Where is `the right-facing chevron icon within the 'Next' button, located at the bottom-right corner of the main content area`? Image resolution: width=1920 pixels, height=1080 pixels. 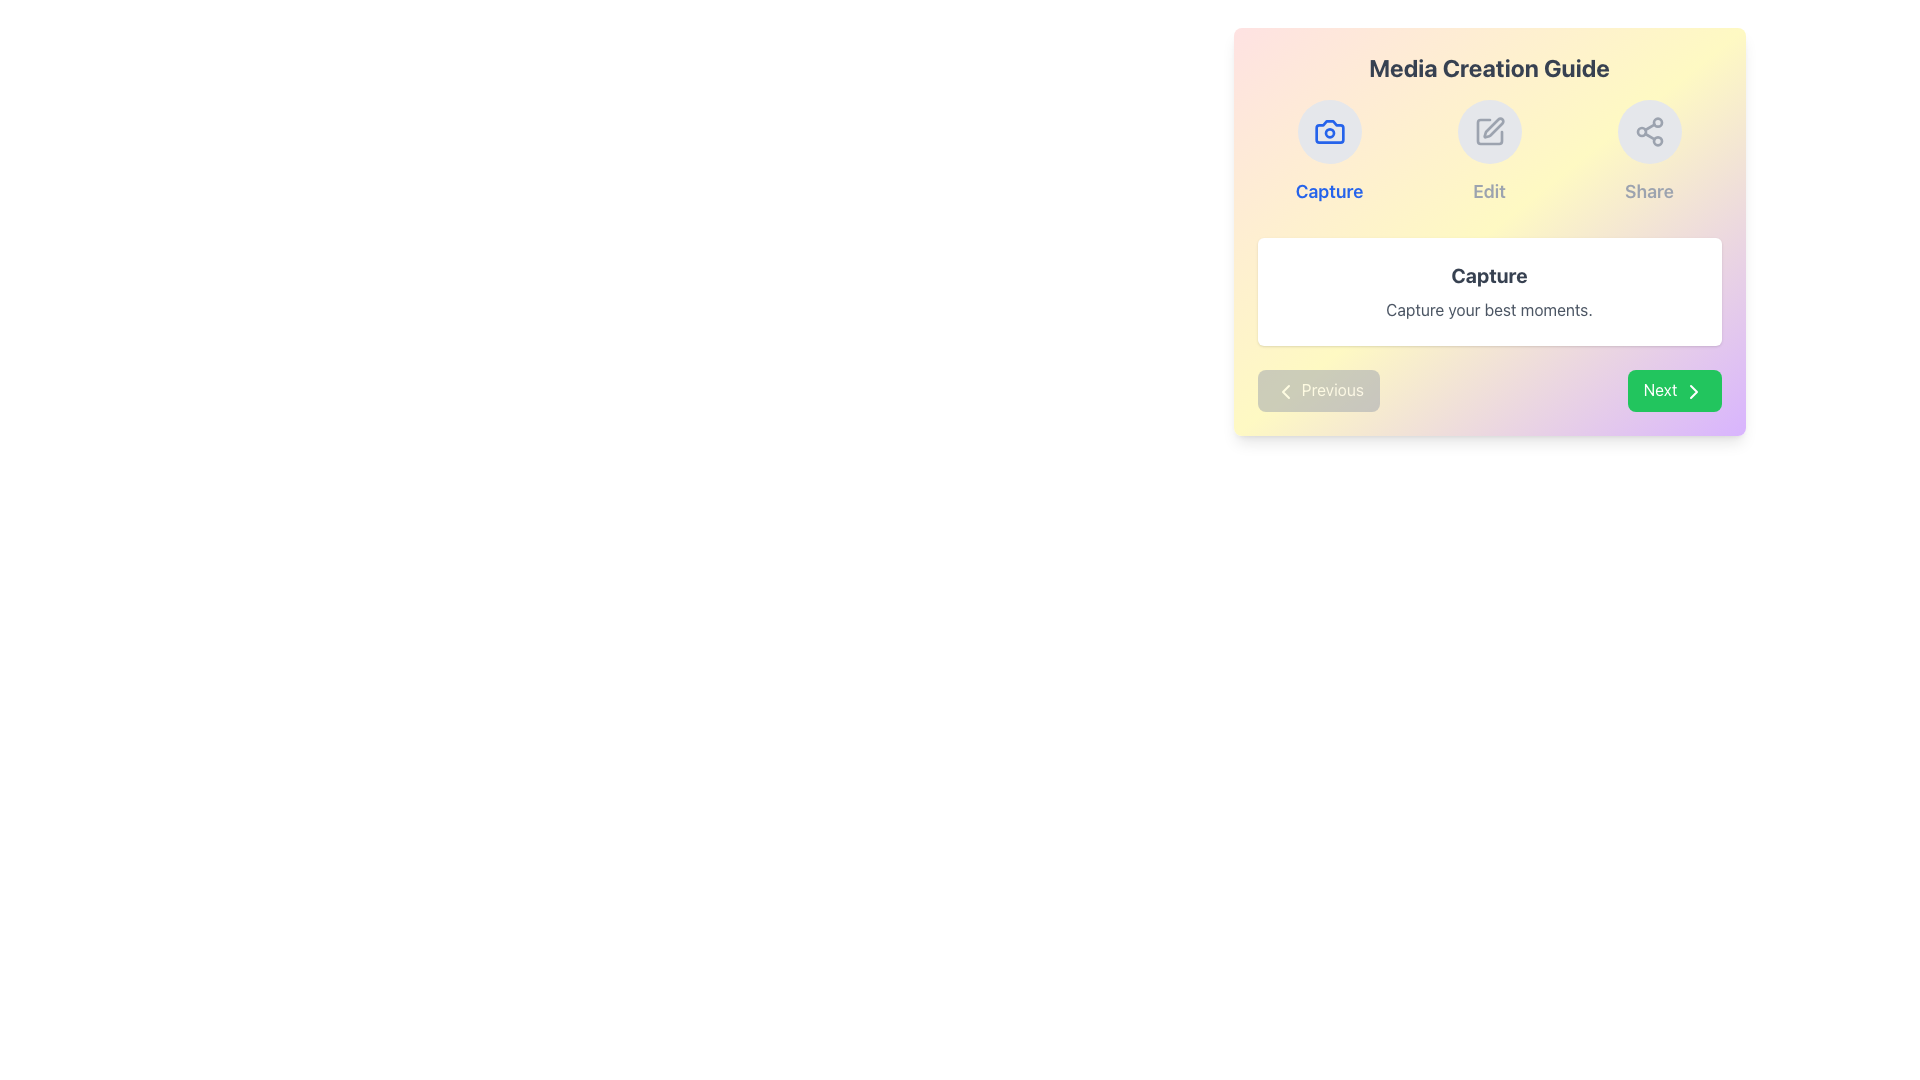 the right-facing chevron icon within the 'Next' button, located at the bottom-right corner of the main content area is located at coordinates (1692, 391).